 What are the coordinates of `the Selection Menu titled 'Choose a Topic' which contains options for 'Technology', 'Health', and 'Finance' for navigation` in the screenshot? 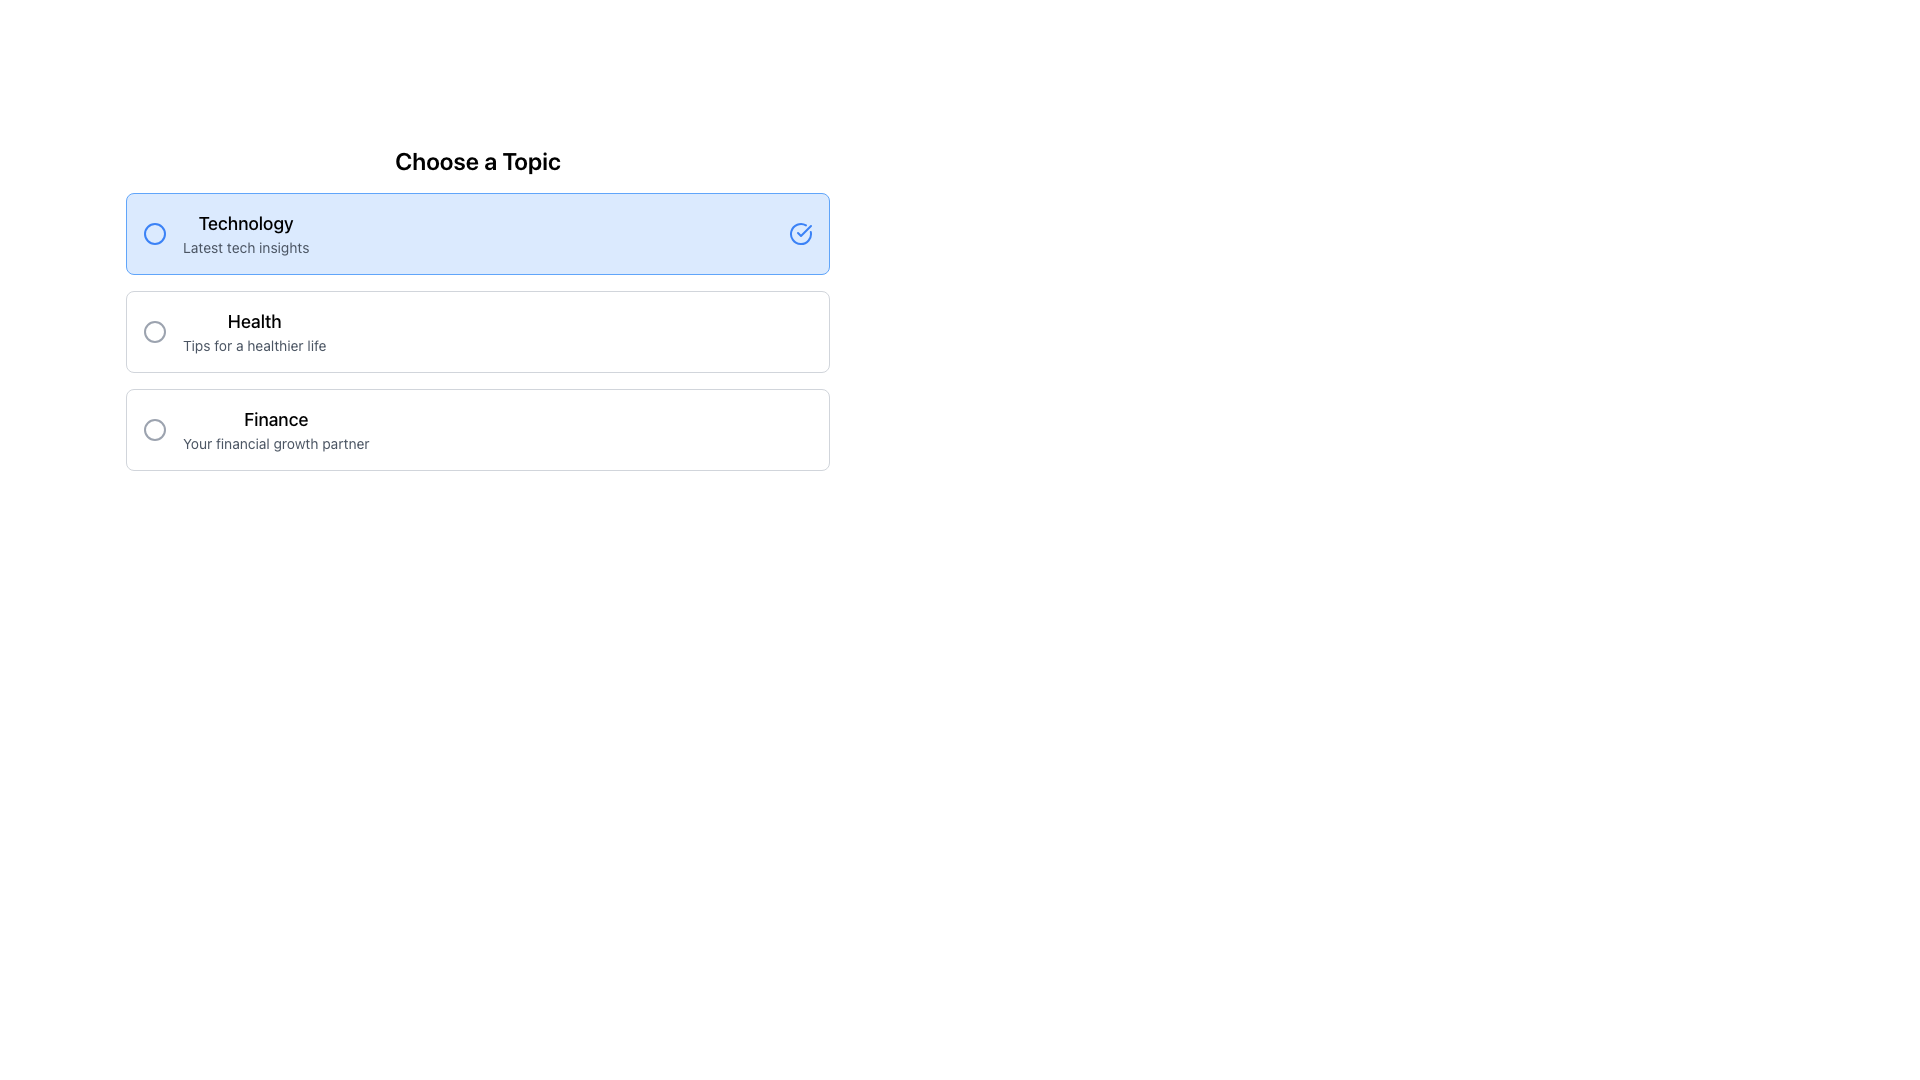 It's located at (477, 308).